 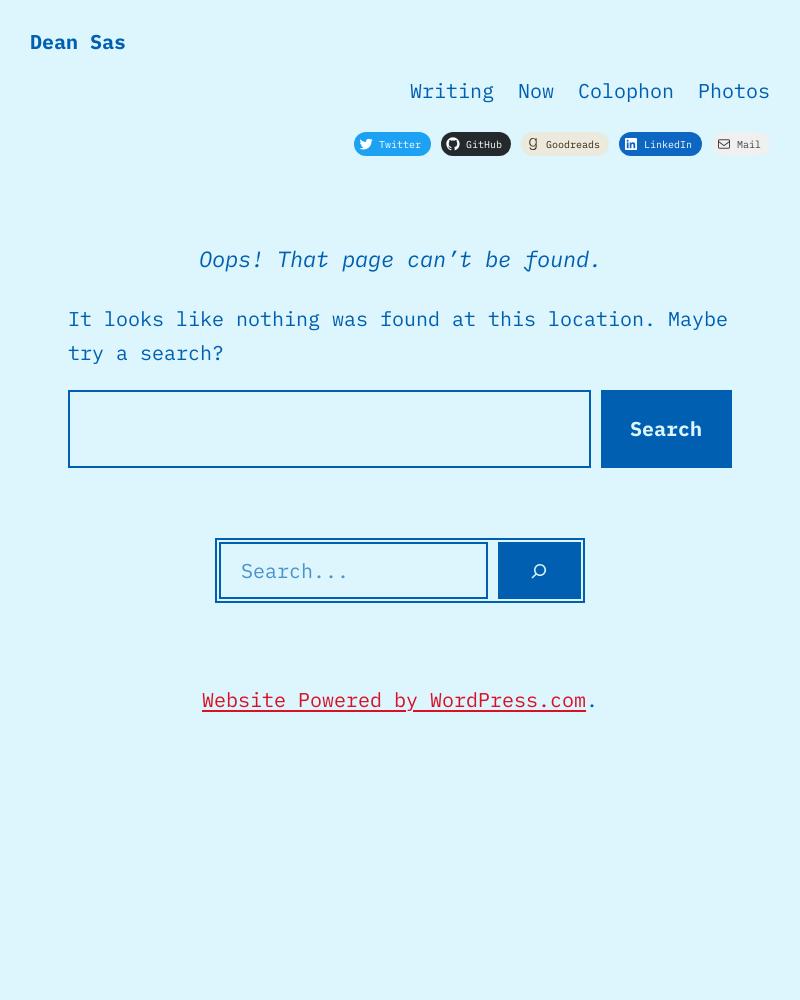 I want to click on 'No results found', so click(x=167, y=187).